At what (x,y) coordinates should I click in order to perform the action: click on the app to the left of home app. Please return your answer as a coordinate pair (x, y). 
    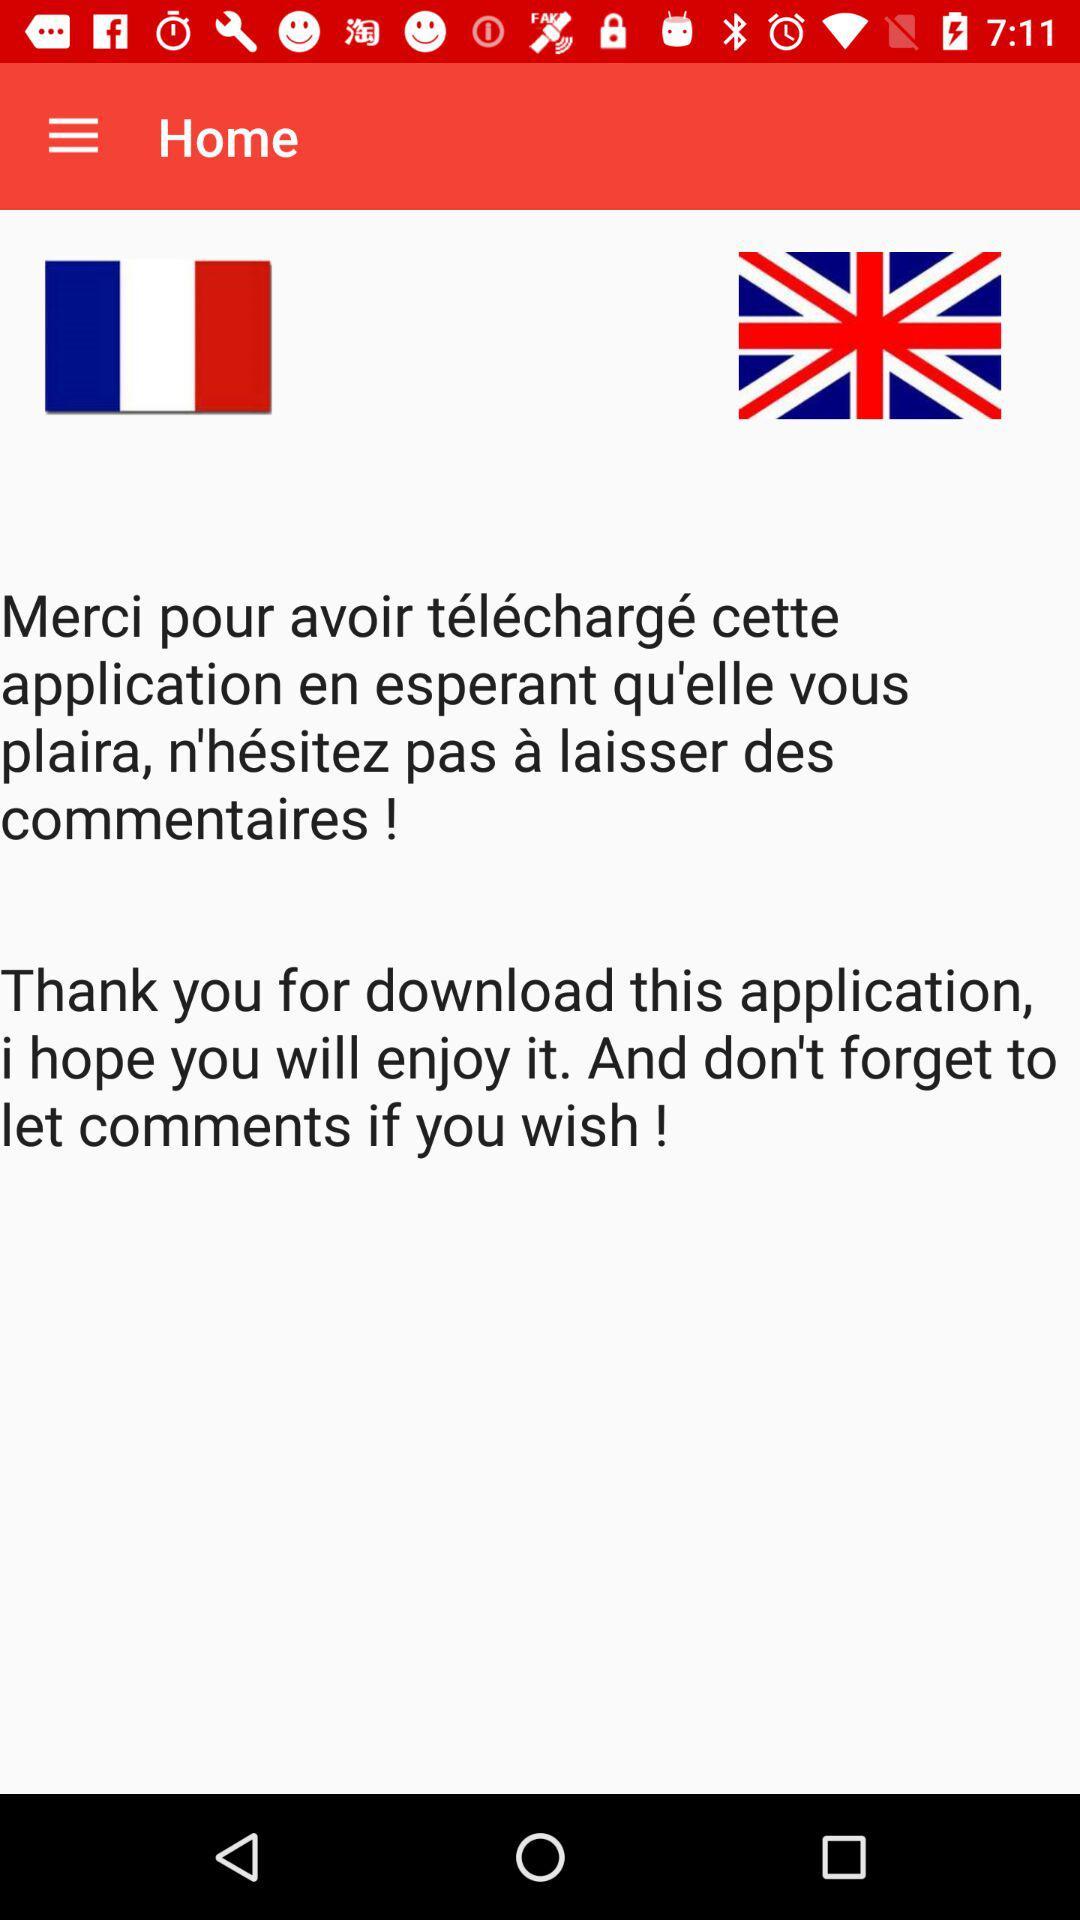
    Looking at the image, I should click on (72, 135).